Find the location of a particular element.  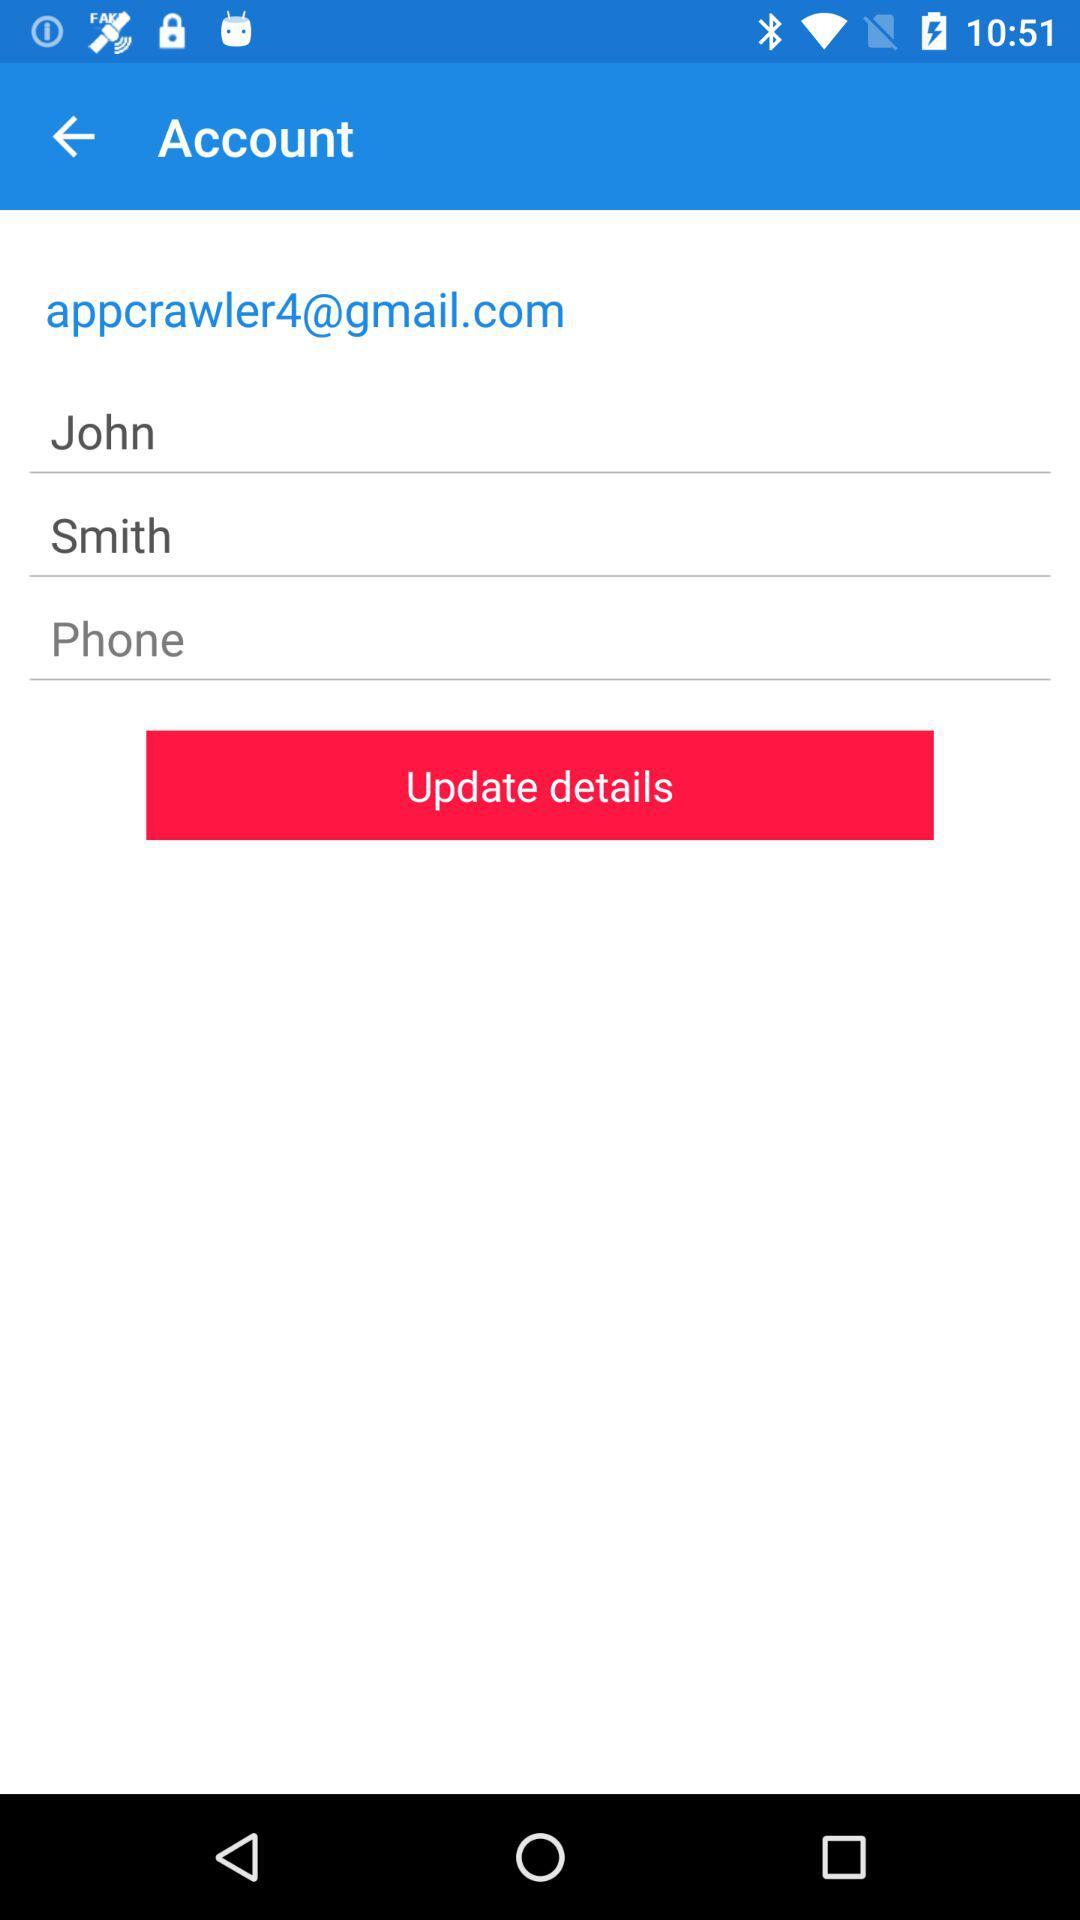

item above the appcrawler4@gmail.com item is located at coordinates (72, 135).